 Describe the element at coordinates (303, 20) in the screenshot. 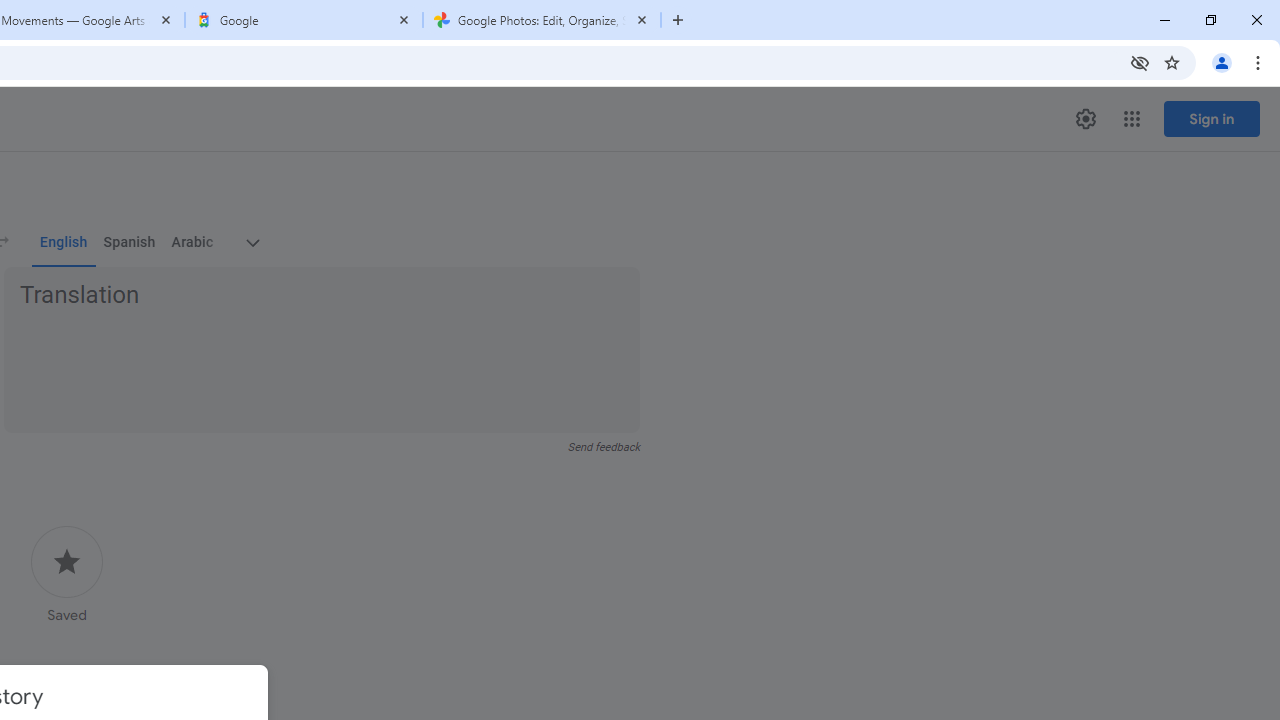

I see `'Google'` at that location.